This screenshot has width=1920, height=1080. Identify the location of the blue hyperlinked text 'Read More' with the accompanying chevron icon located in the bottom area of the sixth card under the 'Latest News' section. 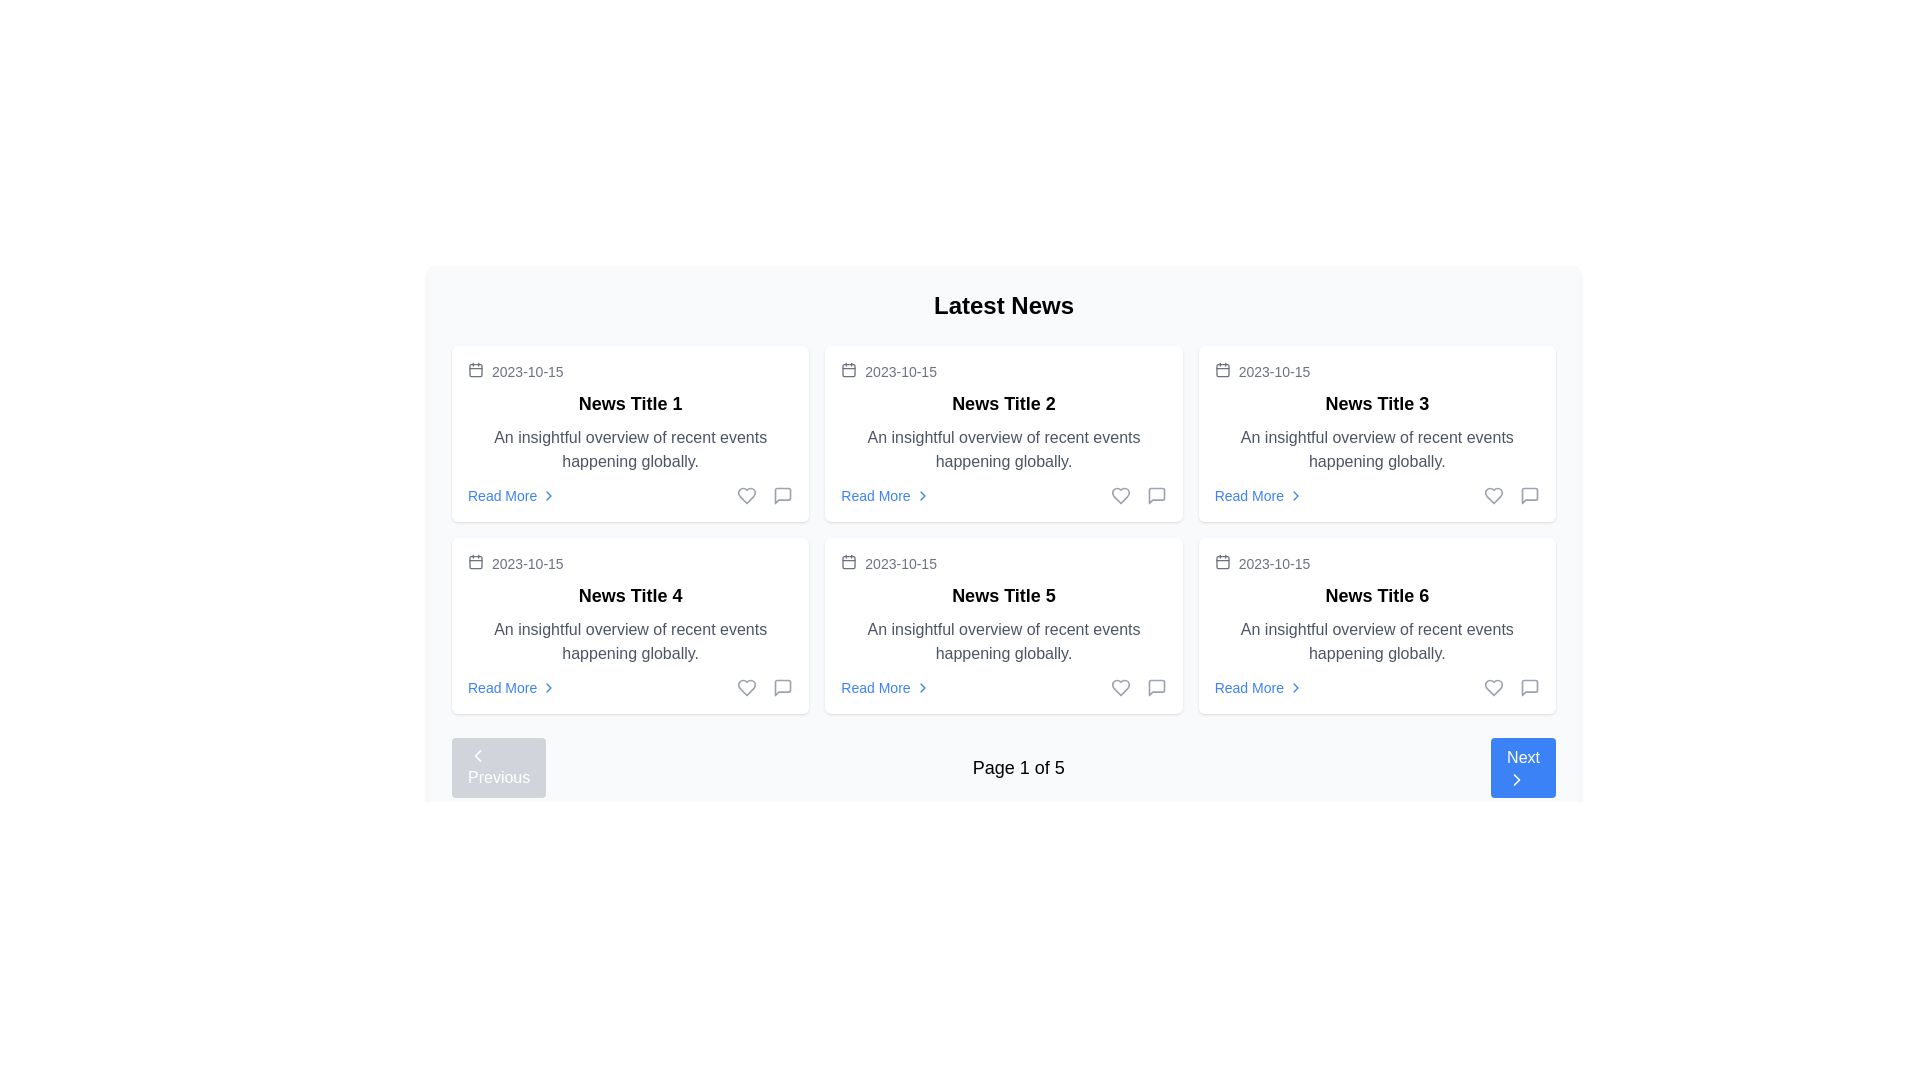
(1258, 686).